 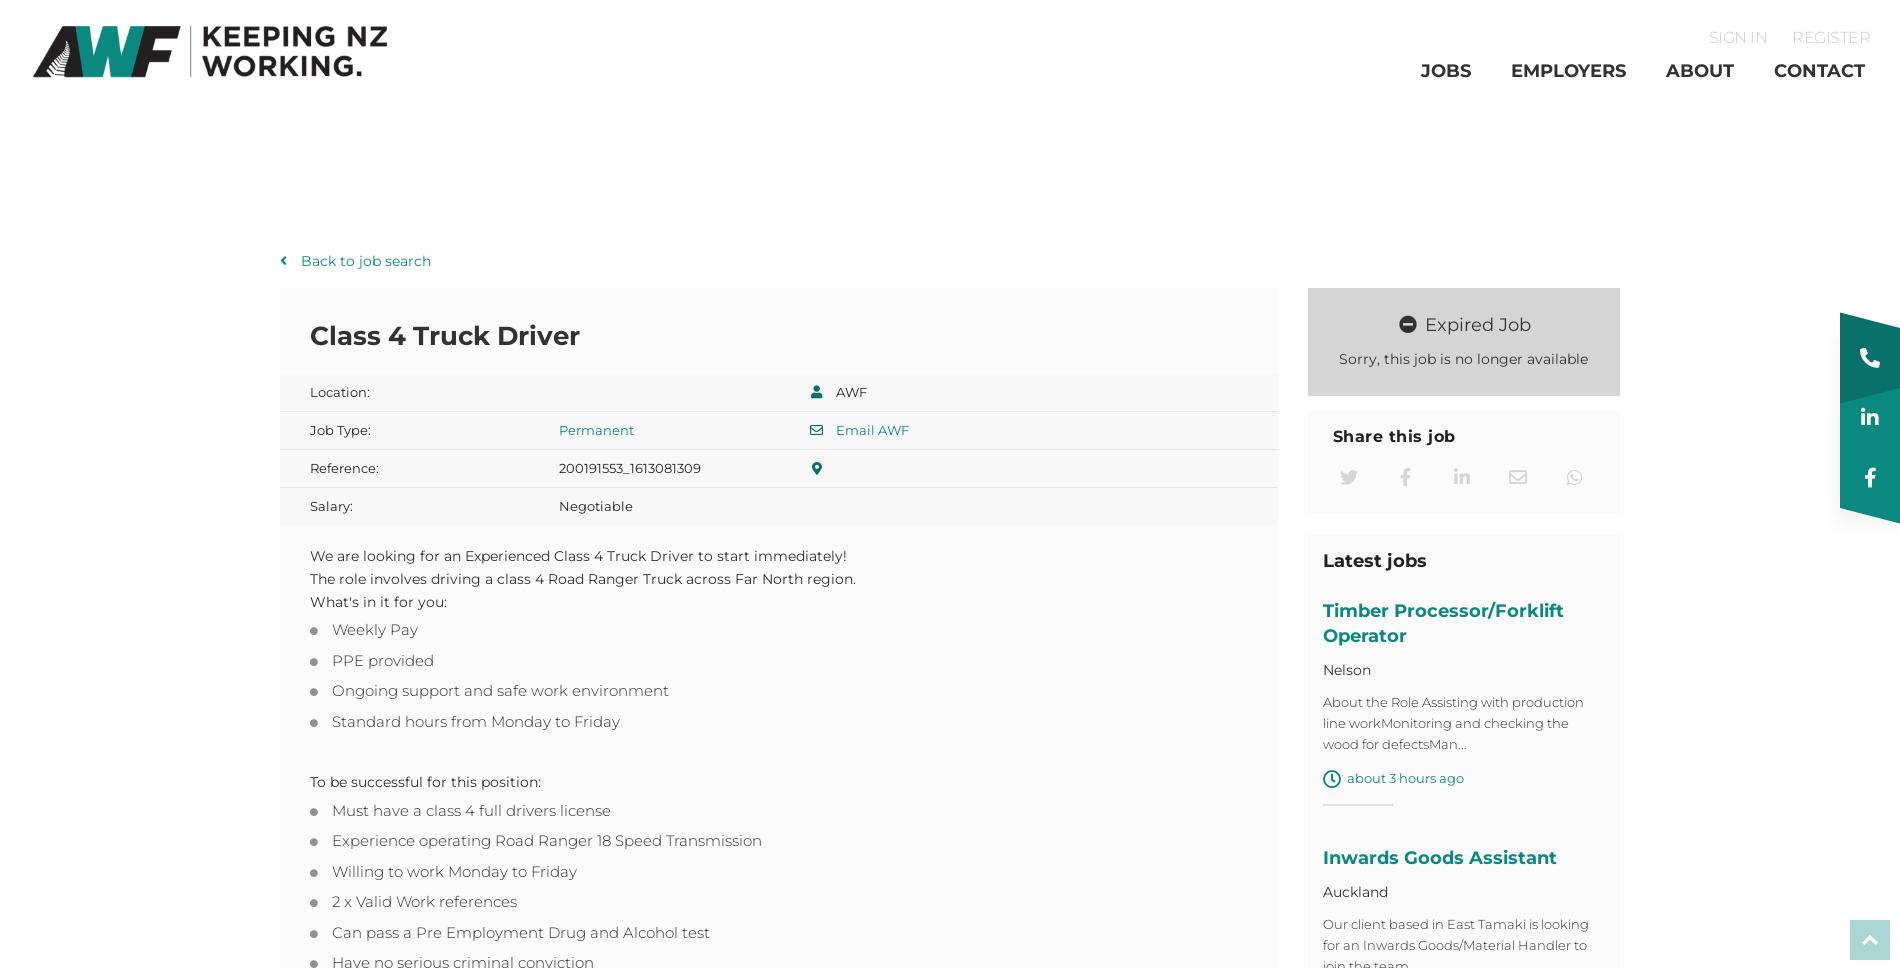 I want to click on 'Sorry, this job is no longer available', so click(x=1337, y=363).